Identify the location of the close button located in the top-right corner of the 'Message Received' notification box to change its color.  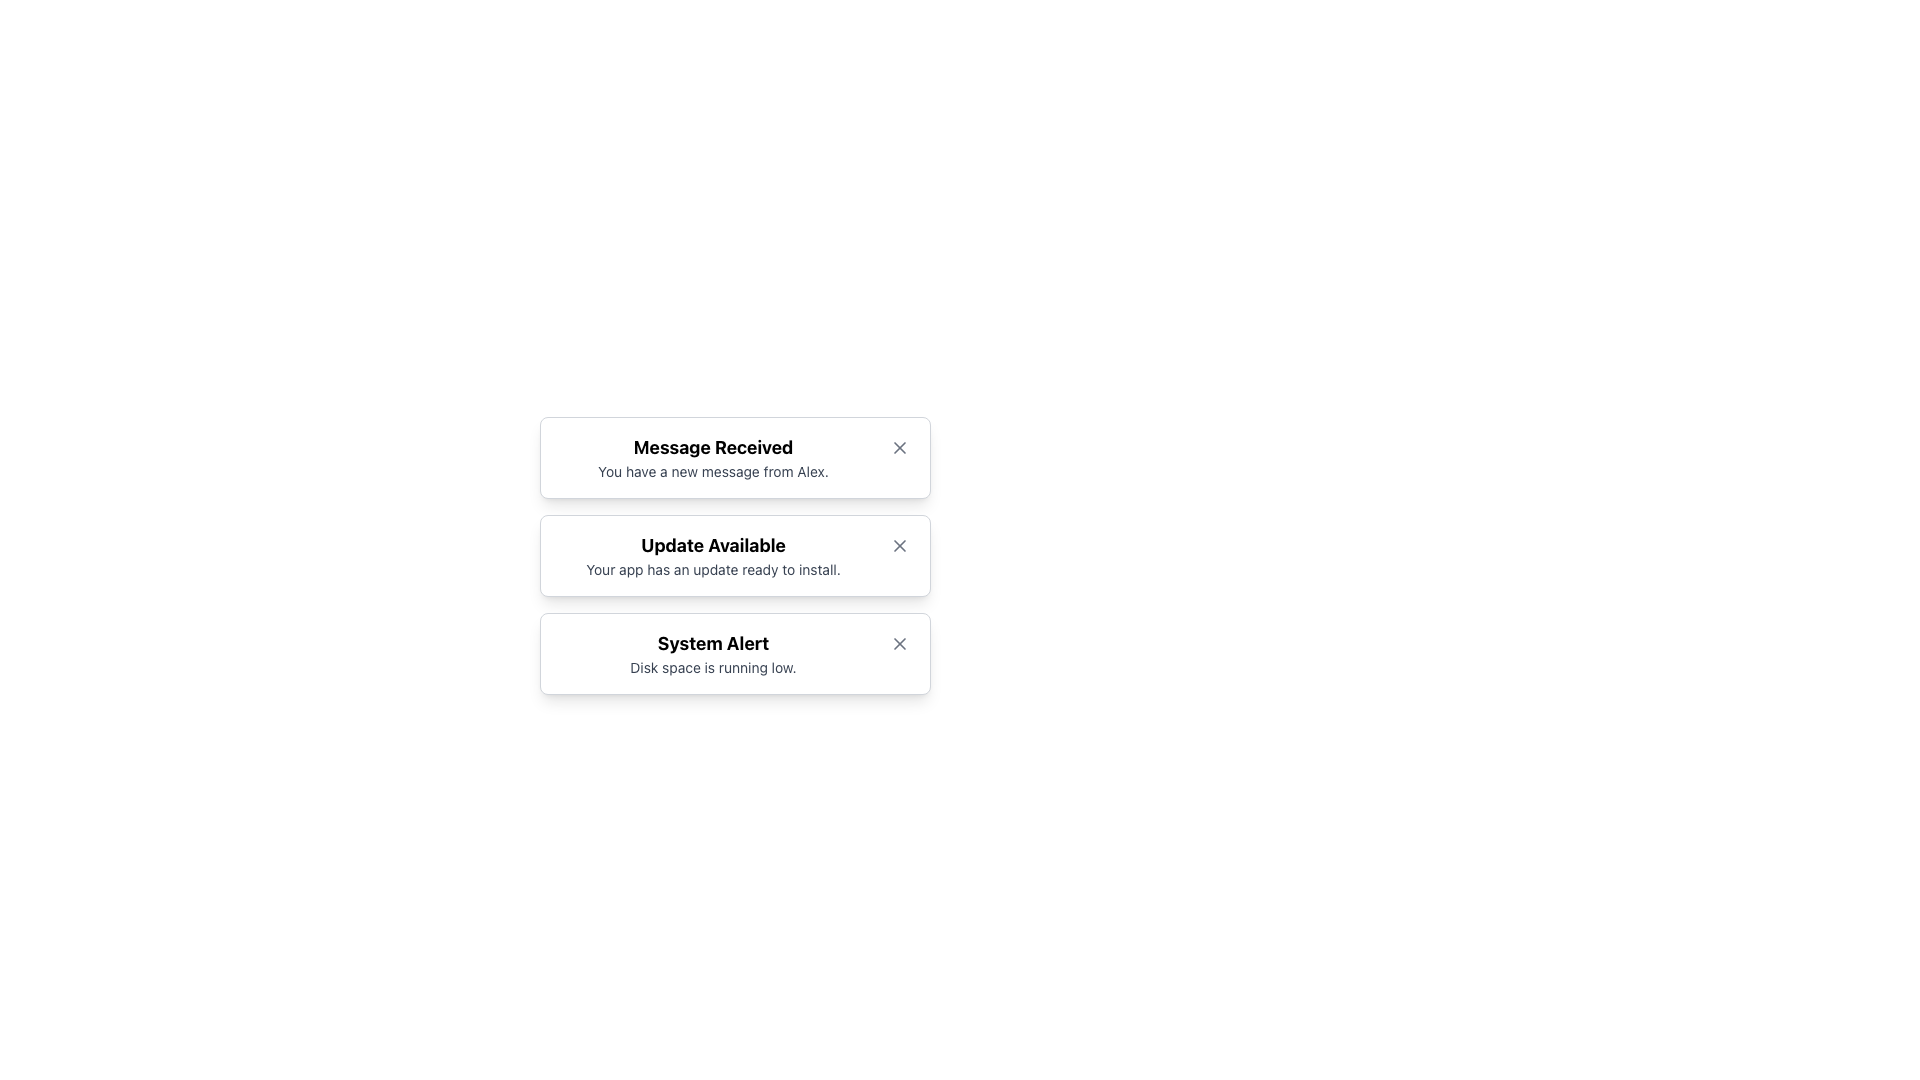
(899, 446).